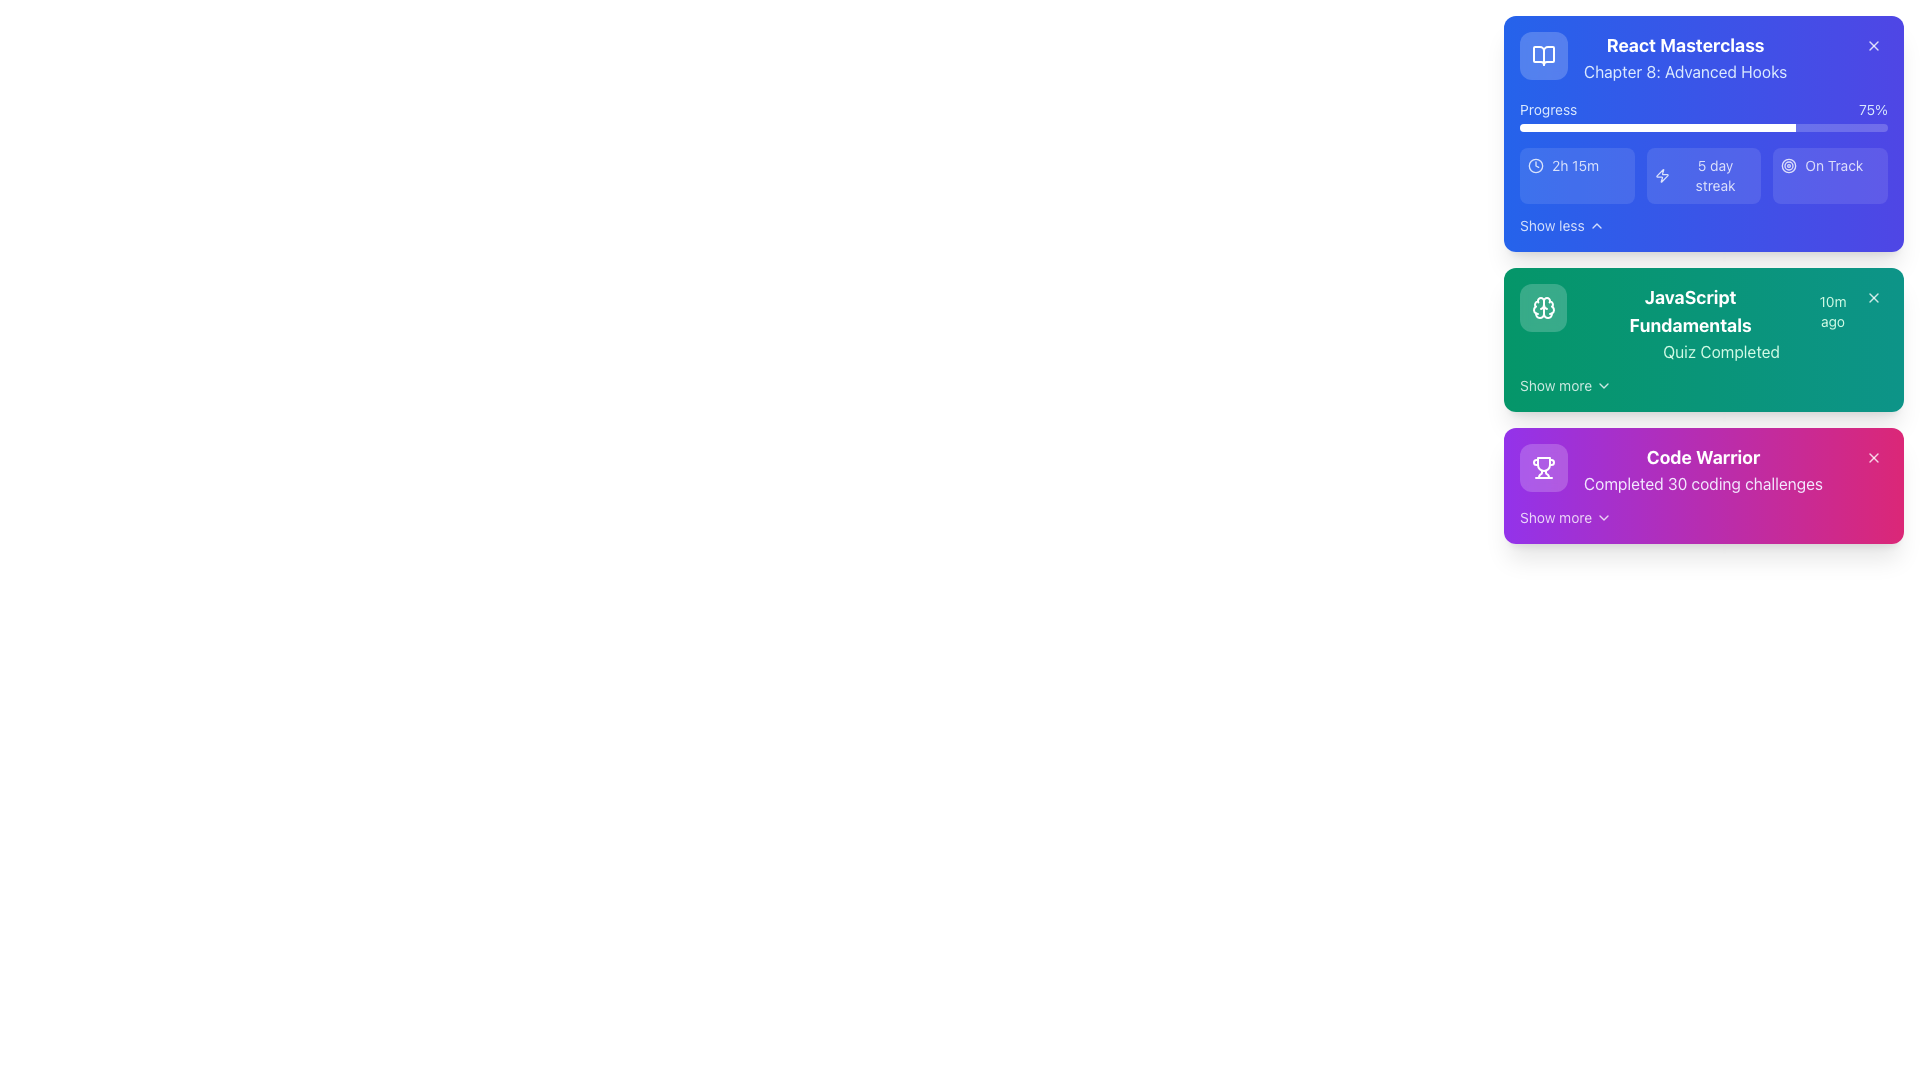 This screenshot has height=1080, width=1920. What do you see at coordinates (1542, 308) in the screenshot?
I see `the SVG brain icon element, which is styled with the class 'lucide-brain' and is located in the second card from the top, to the left of the text 'JavaScript Fundamentals'` at bounding box center [1542, 308].